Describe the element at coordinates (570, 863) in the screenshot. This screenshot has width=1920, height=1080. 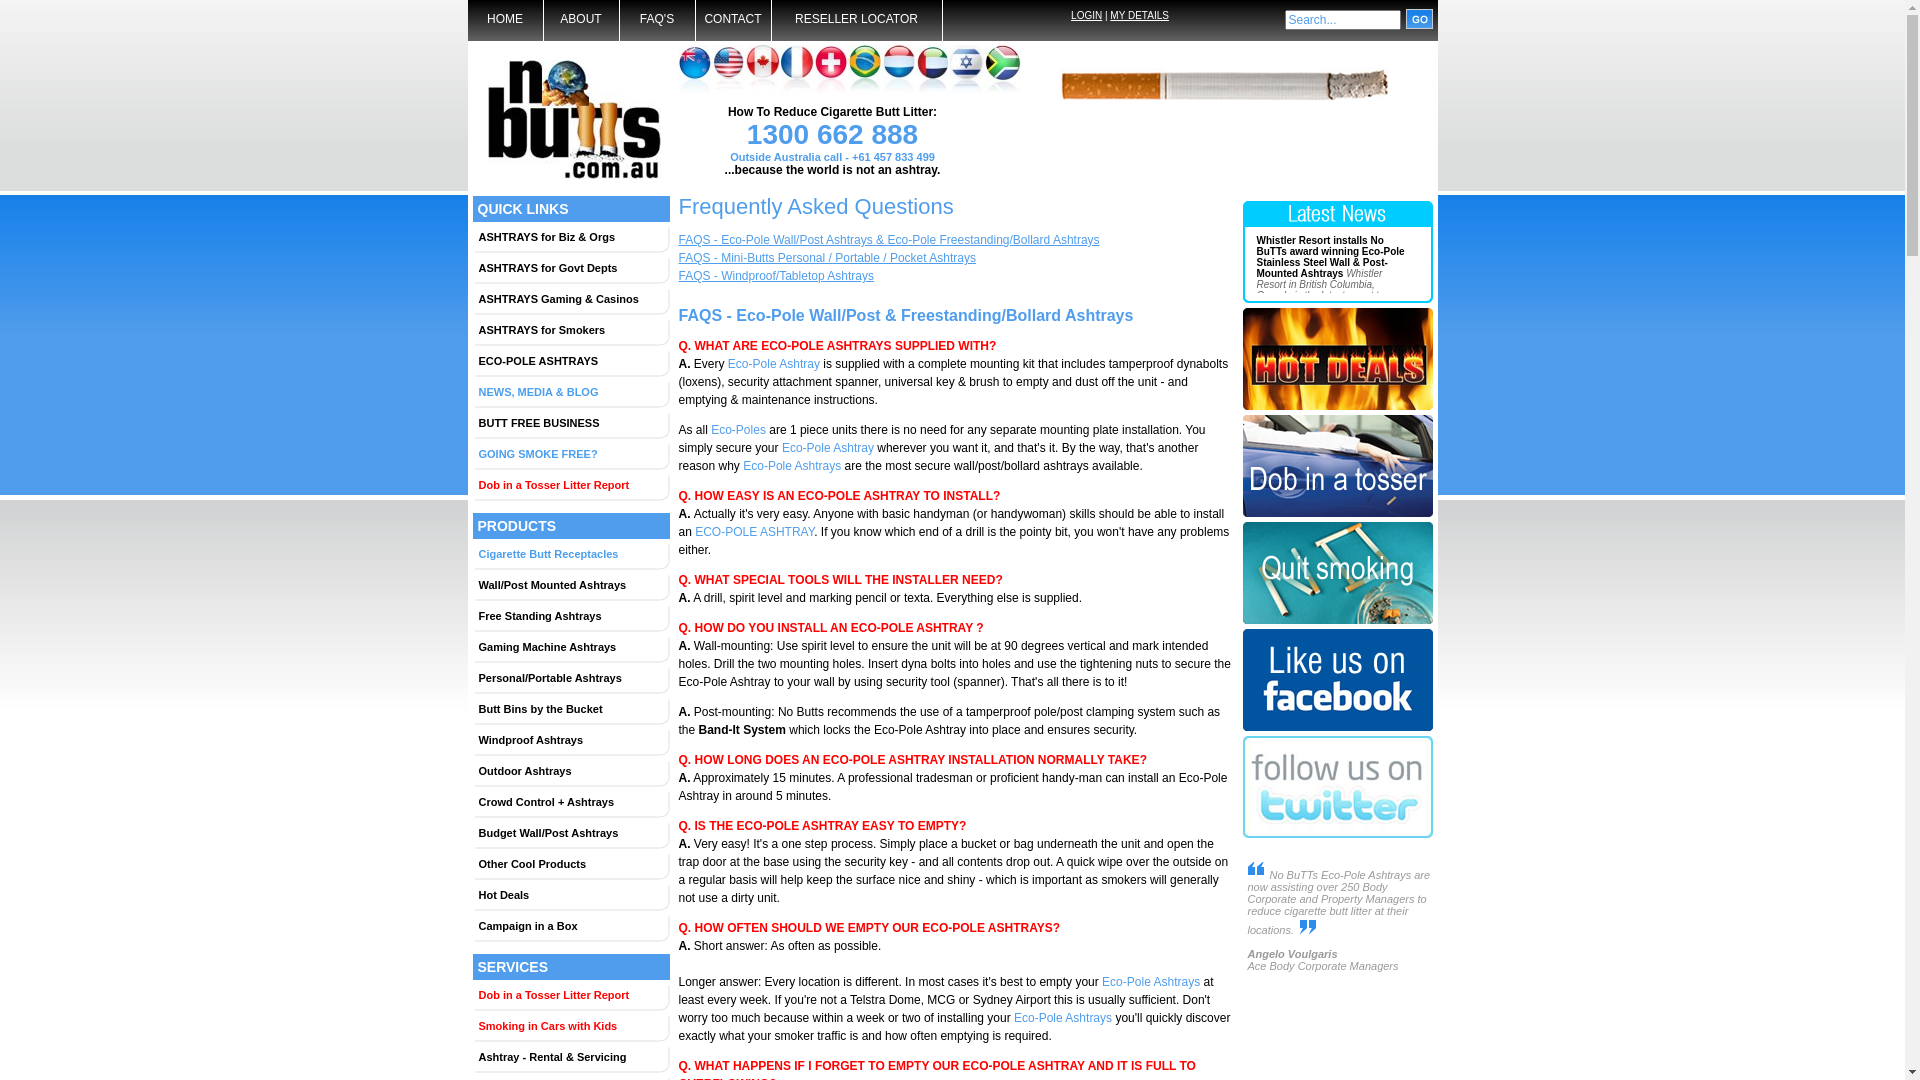
I see `'Other Cool Products'` at that location.